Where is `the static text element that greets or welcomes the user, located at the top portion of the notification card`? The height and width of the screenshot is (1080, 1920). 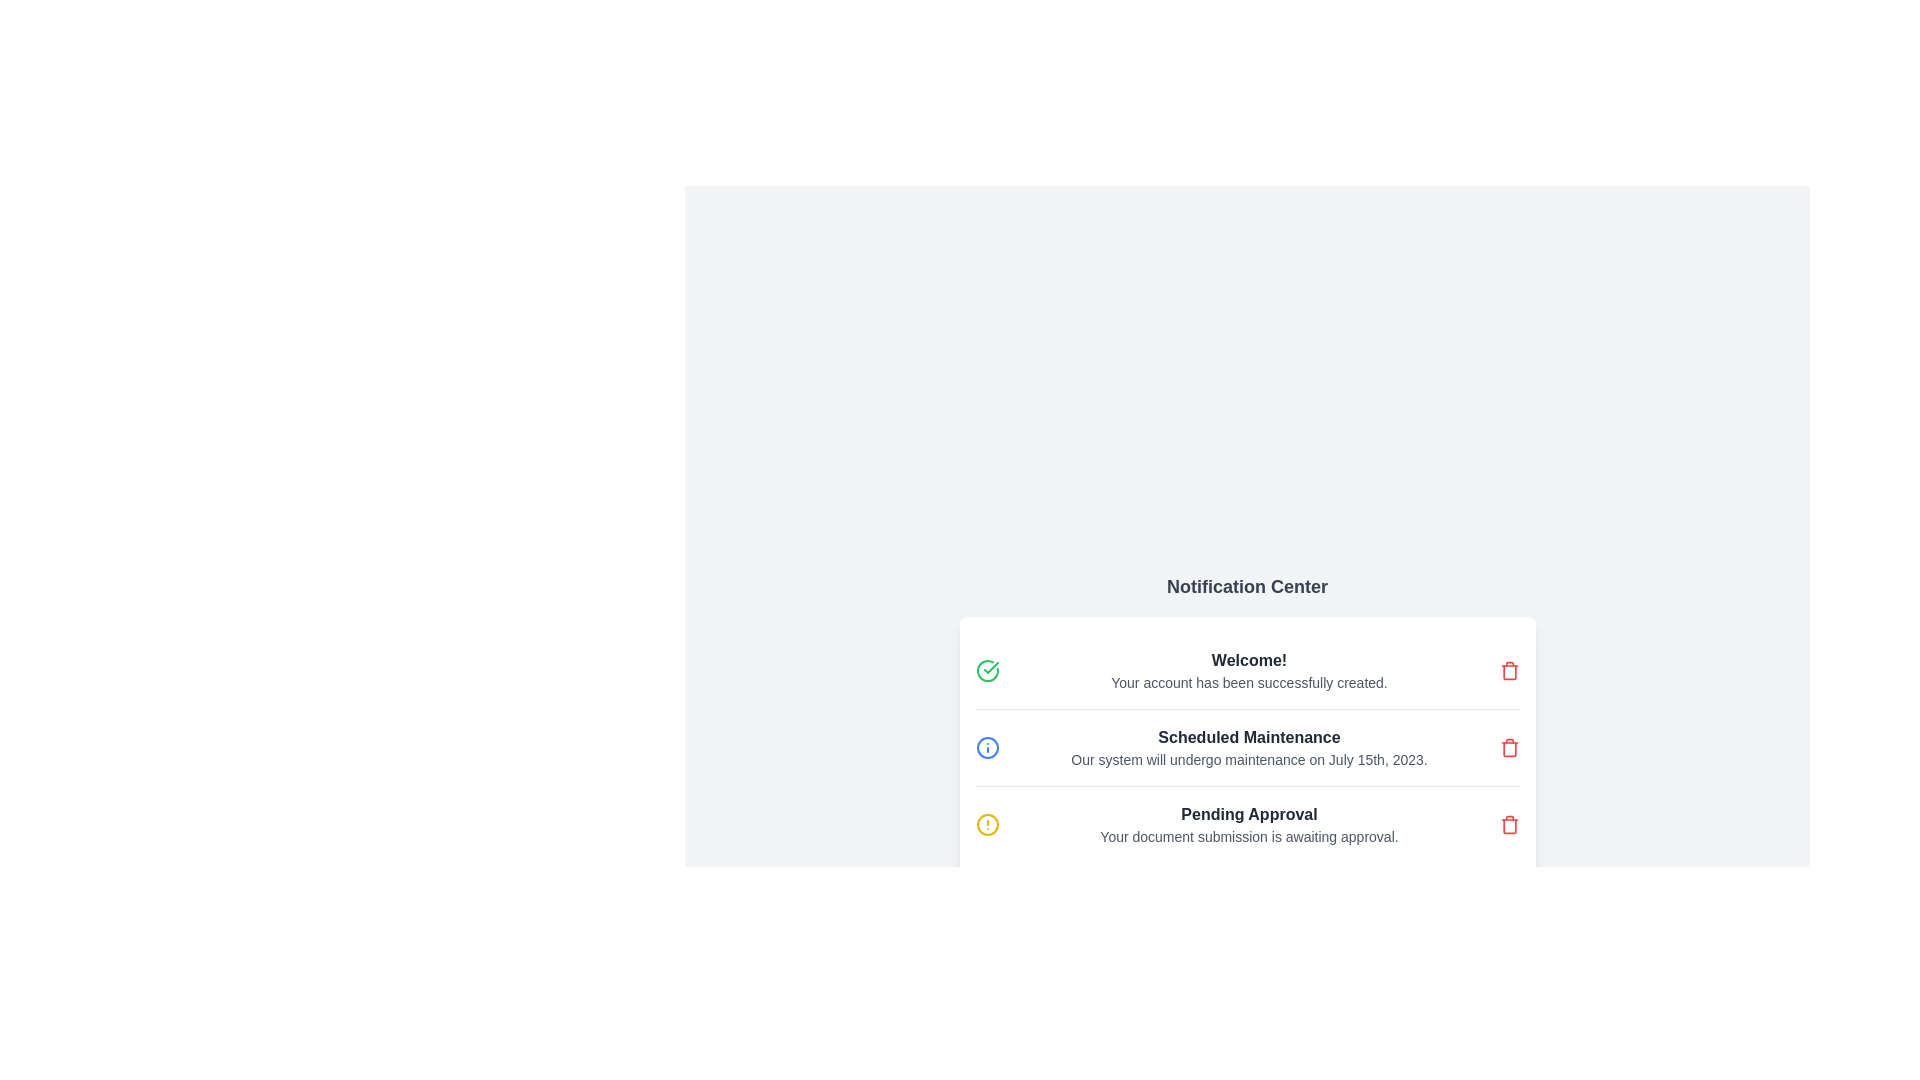
the static text element that greets or welcomes the user, located at the top portion of the notification card is located at coordinates (1248, 660).